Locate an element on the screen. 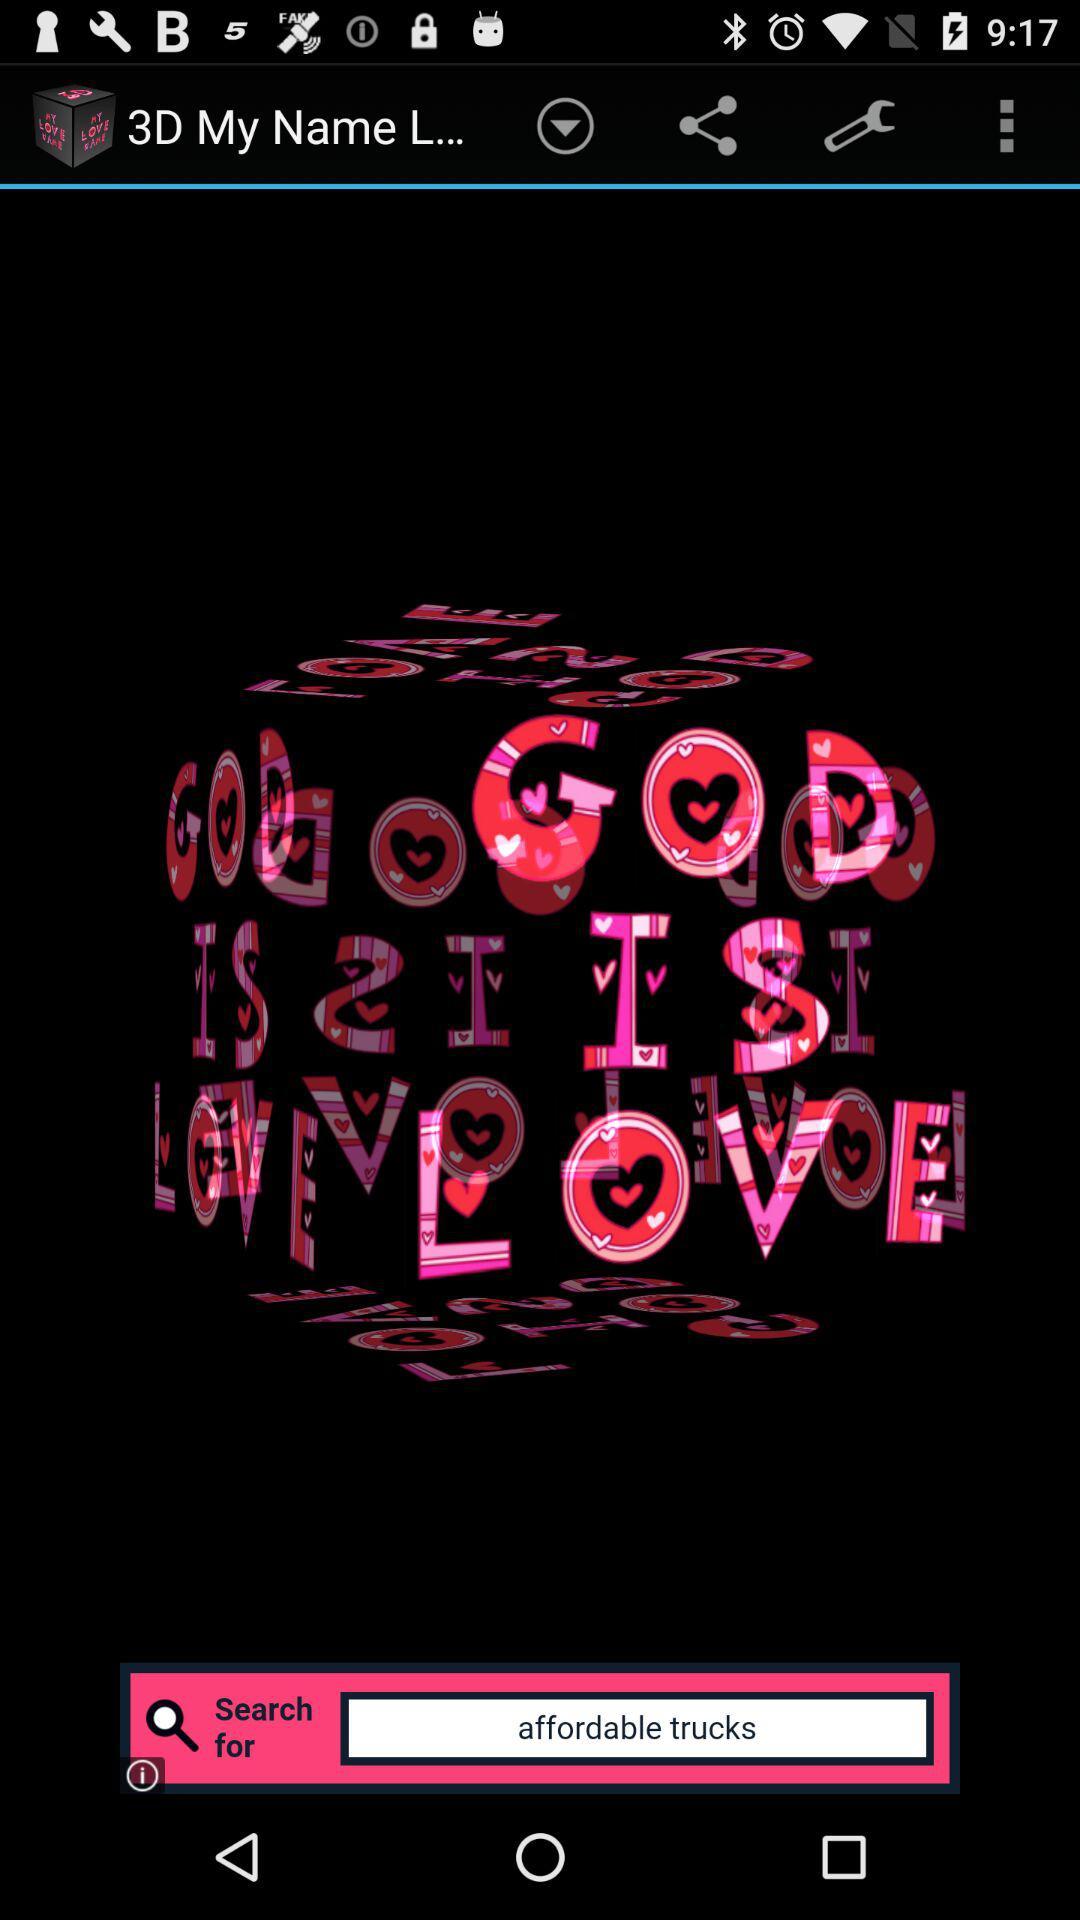 Image resolution: width=1080 pixels, height=1920 pixels. app next to the 3d my name item is located at coordinates (565, 124).